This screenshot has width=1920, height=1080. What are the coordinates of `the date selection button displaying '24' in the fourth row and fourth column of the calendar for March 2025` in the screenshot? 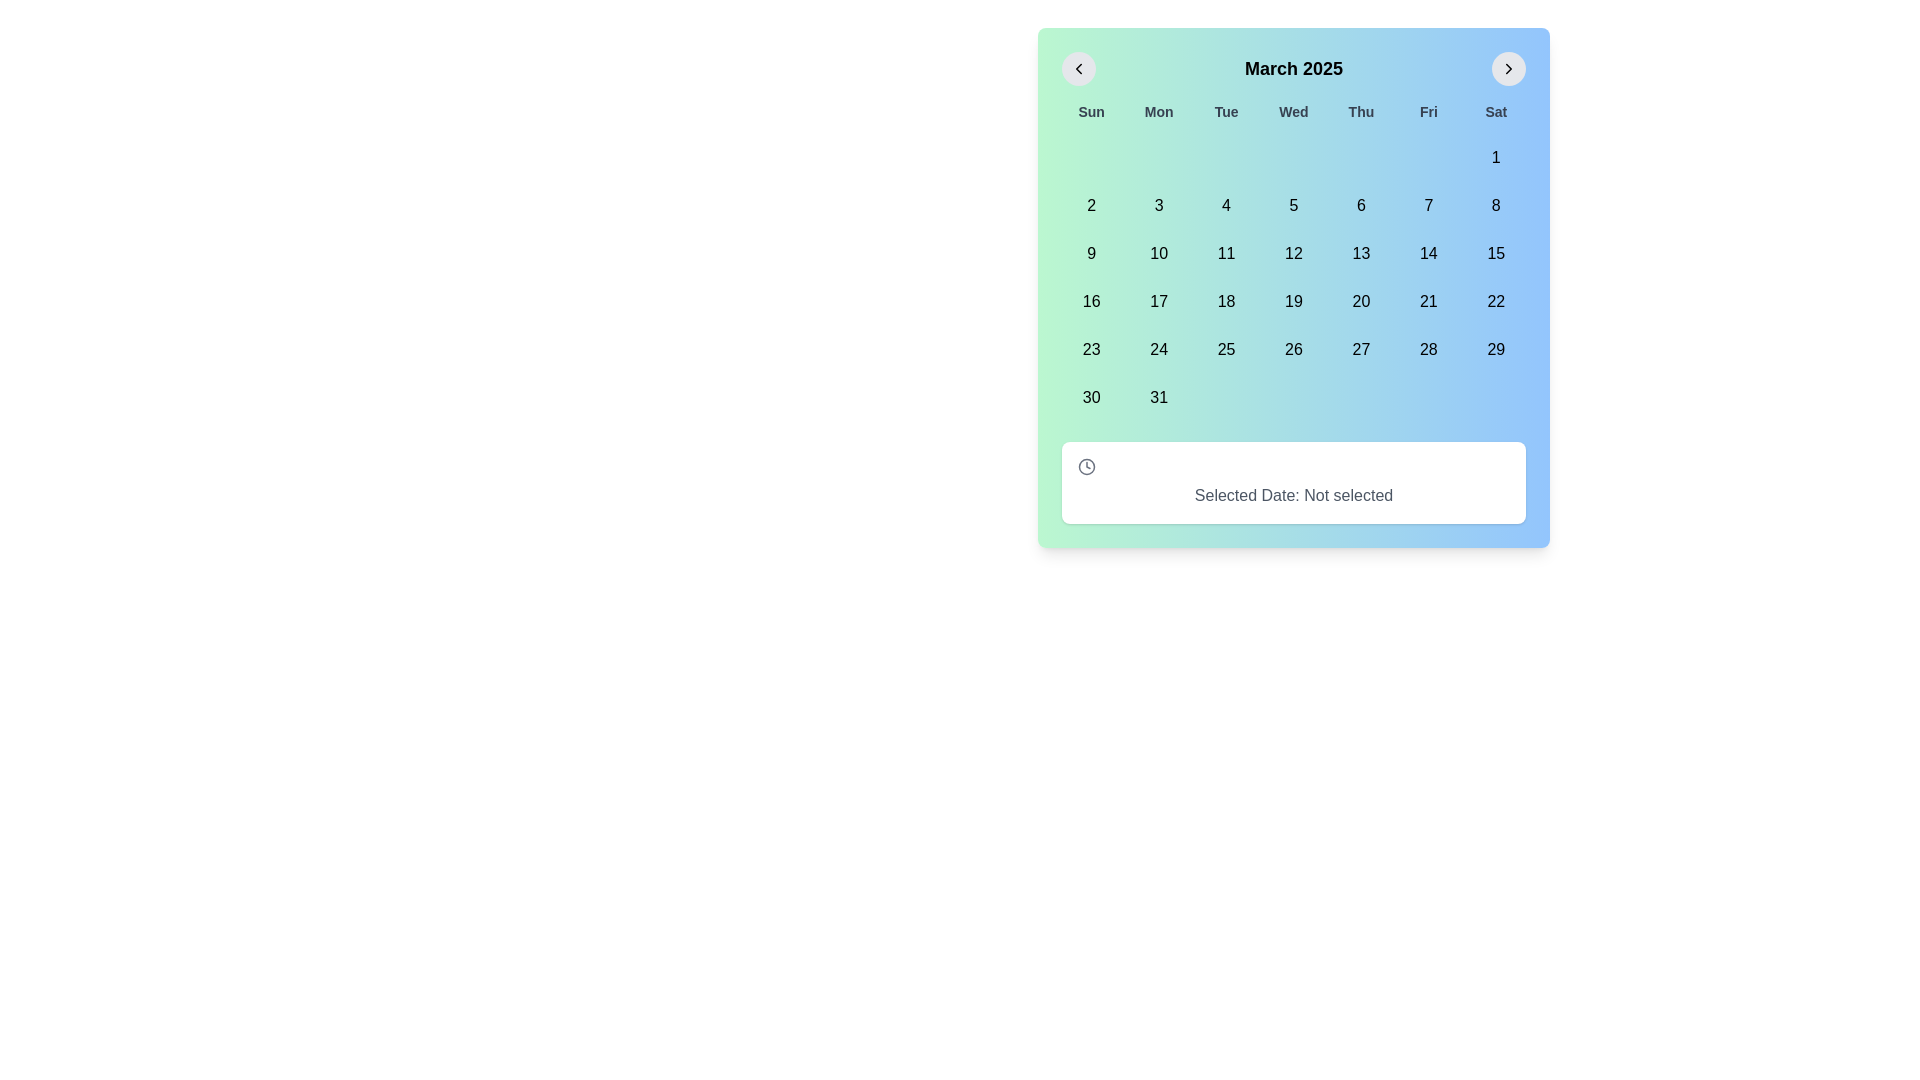 It's located at (1158, 349).